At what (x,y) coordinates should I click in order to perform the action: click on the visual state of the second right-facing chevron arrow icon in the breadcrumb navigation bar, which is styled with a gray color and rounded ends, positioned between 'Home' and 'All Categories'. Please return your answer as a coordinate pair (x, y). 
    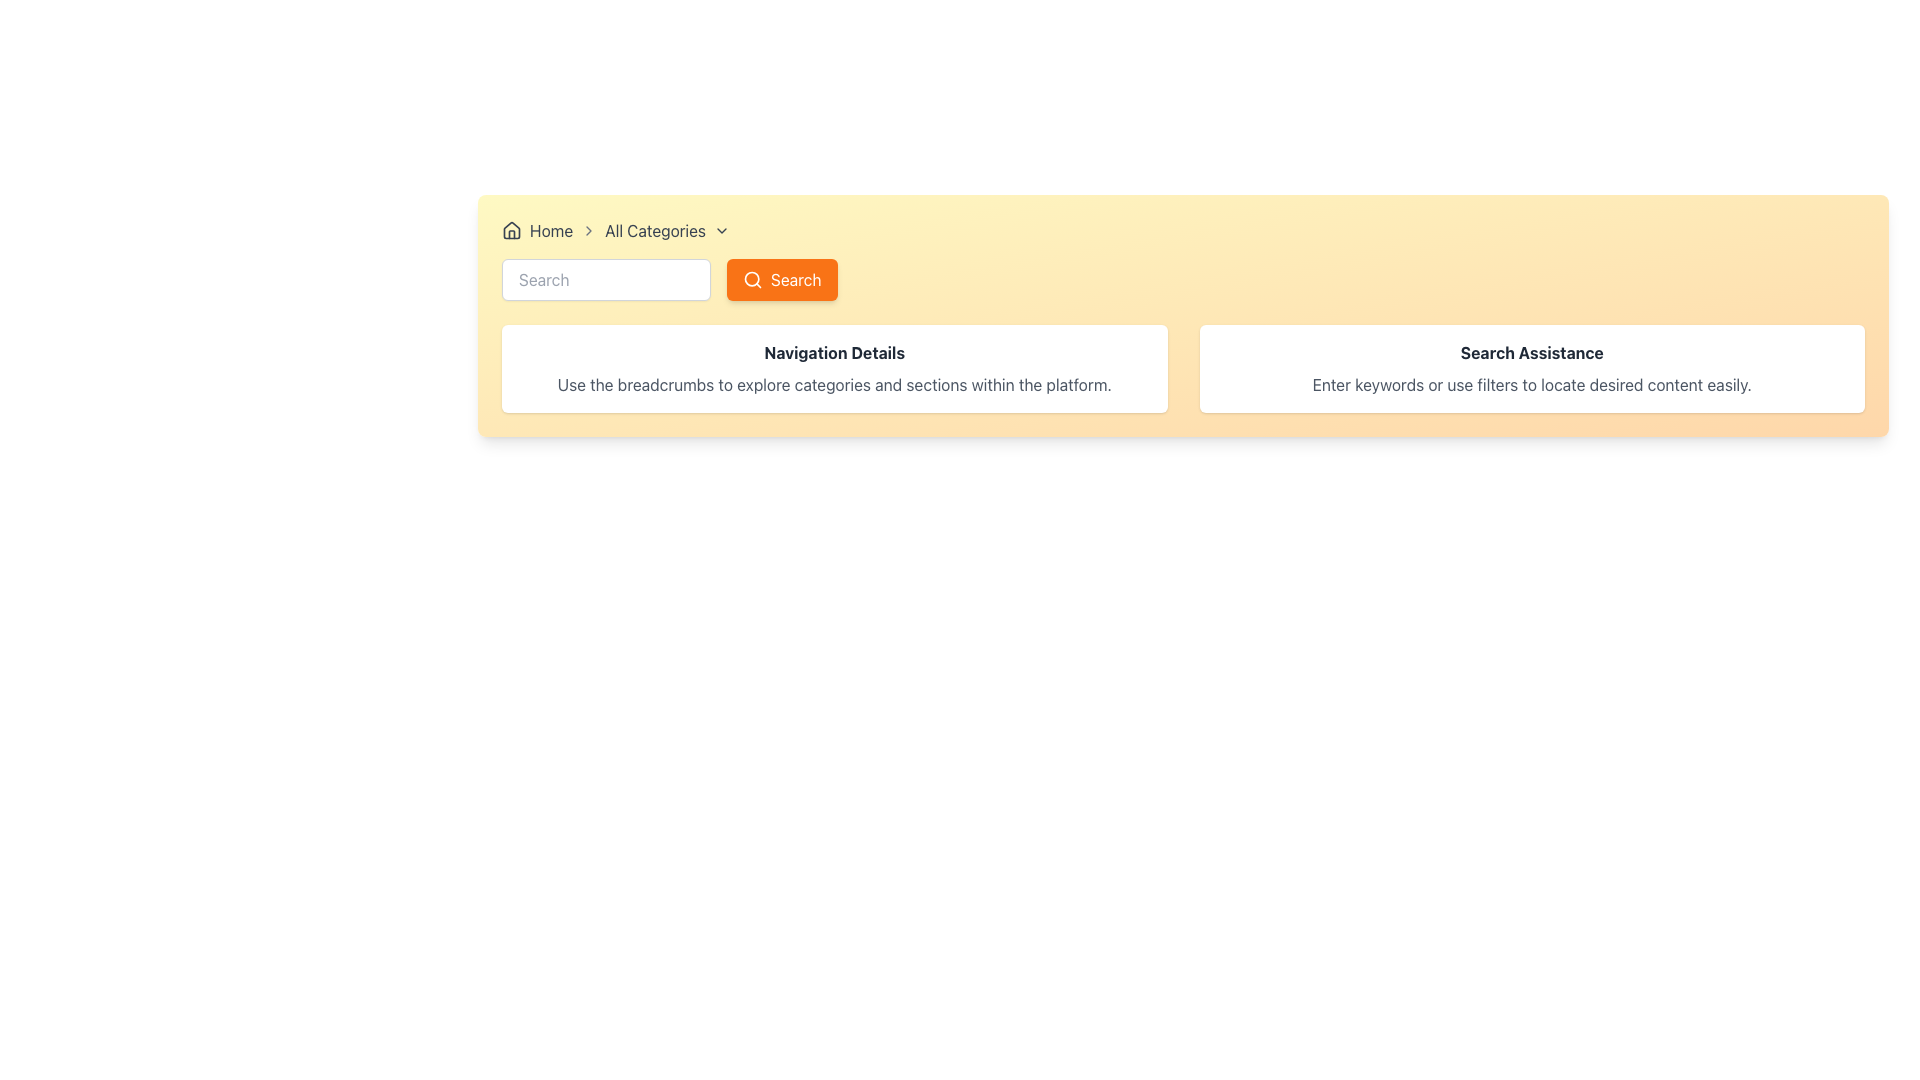
    Looking at the image, I should click on (588, 230).